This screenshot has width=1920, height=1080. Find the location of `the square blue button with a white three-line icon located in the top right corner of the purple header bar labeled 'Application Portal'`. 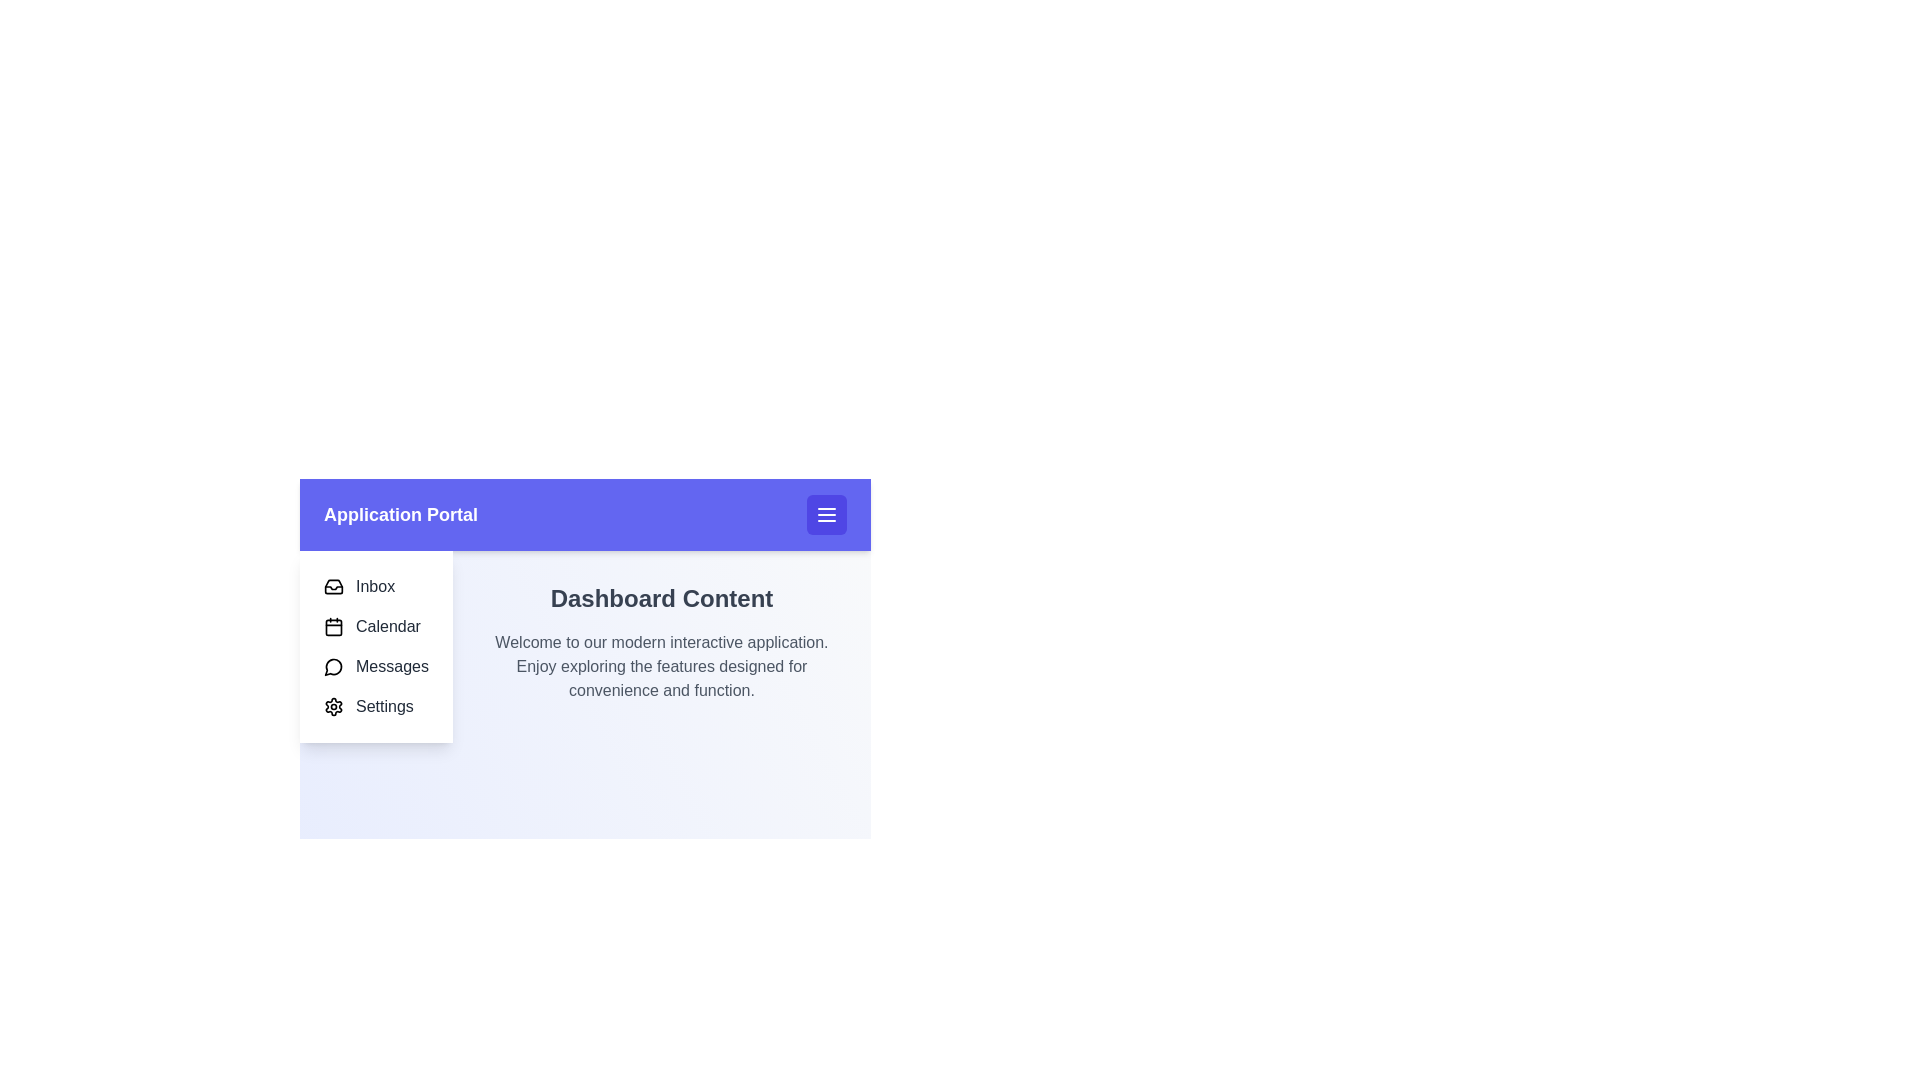

the square blue button with a white three-line icon located in the top right corner of the purple header bar labeled 'Application Portal' is located at coordinates (826, 514).